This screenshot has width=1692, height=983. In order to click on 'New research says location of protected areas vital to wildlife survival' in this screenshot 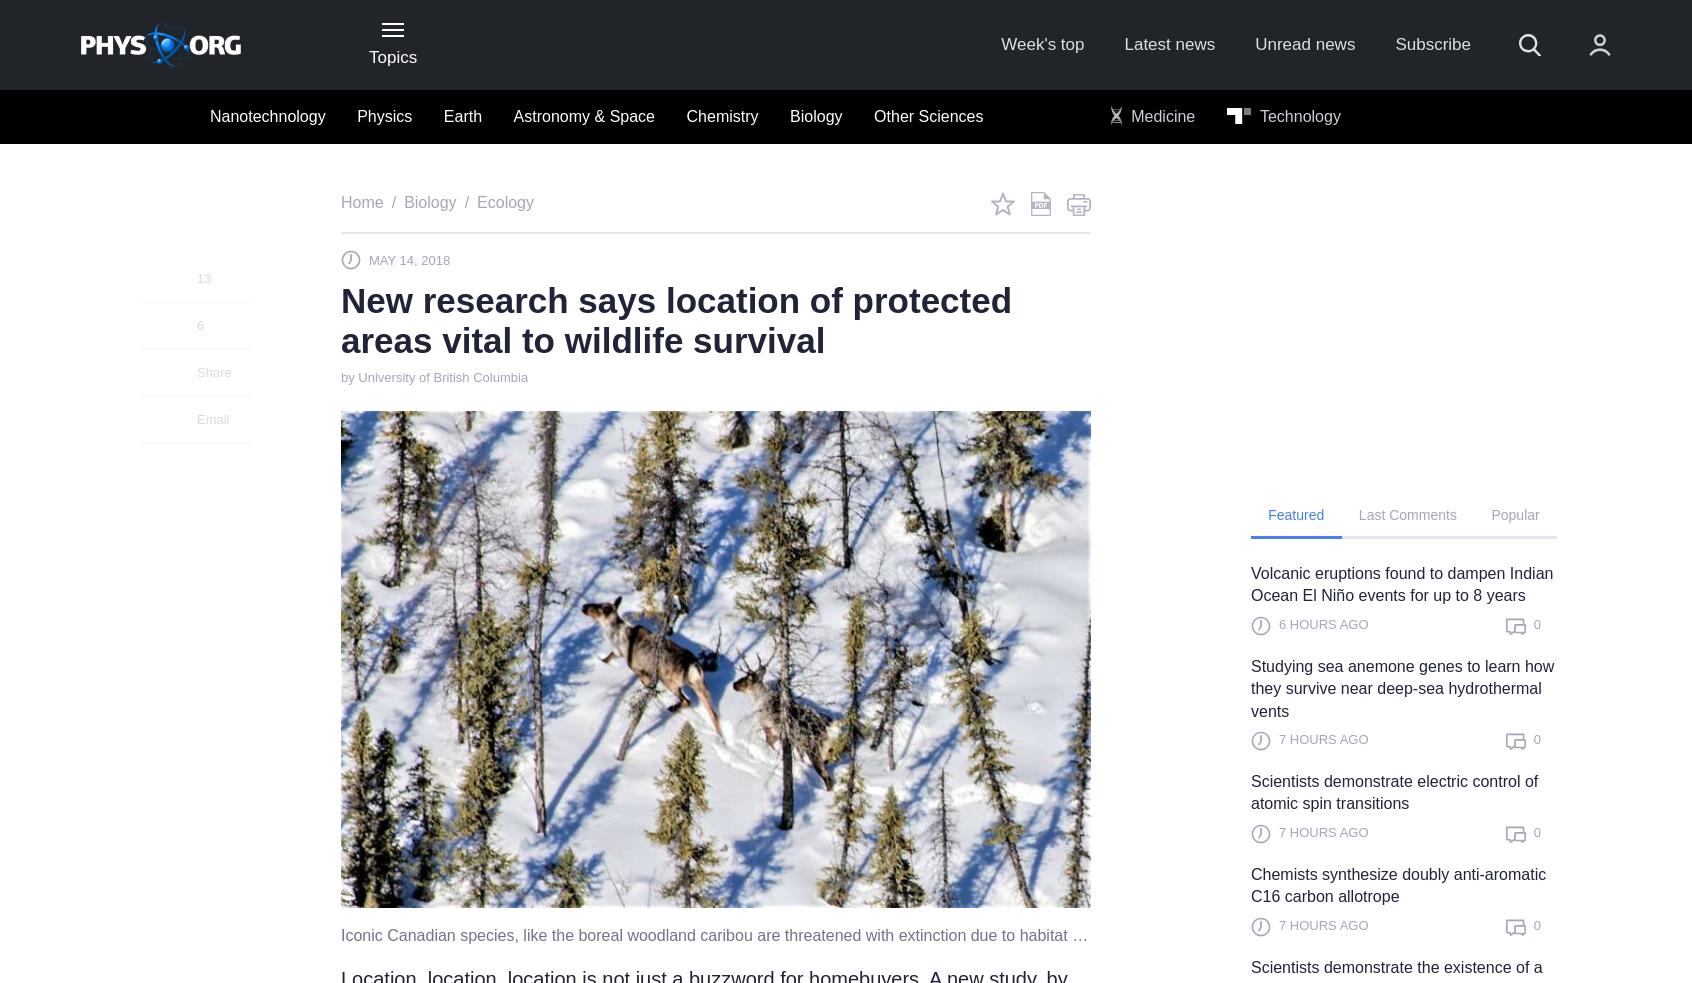, I will do `click(676, 319)`.